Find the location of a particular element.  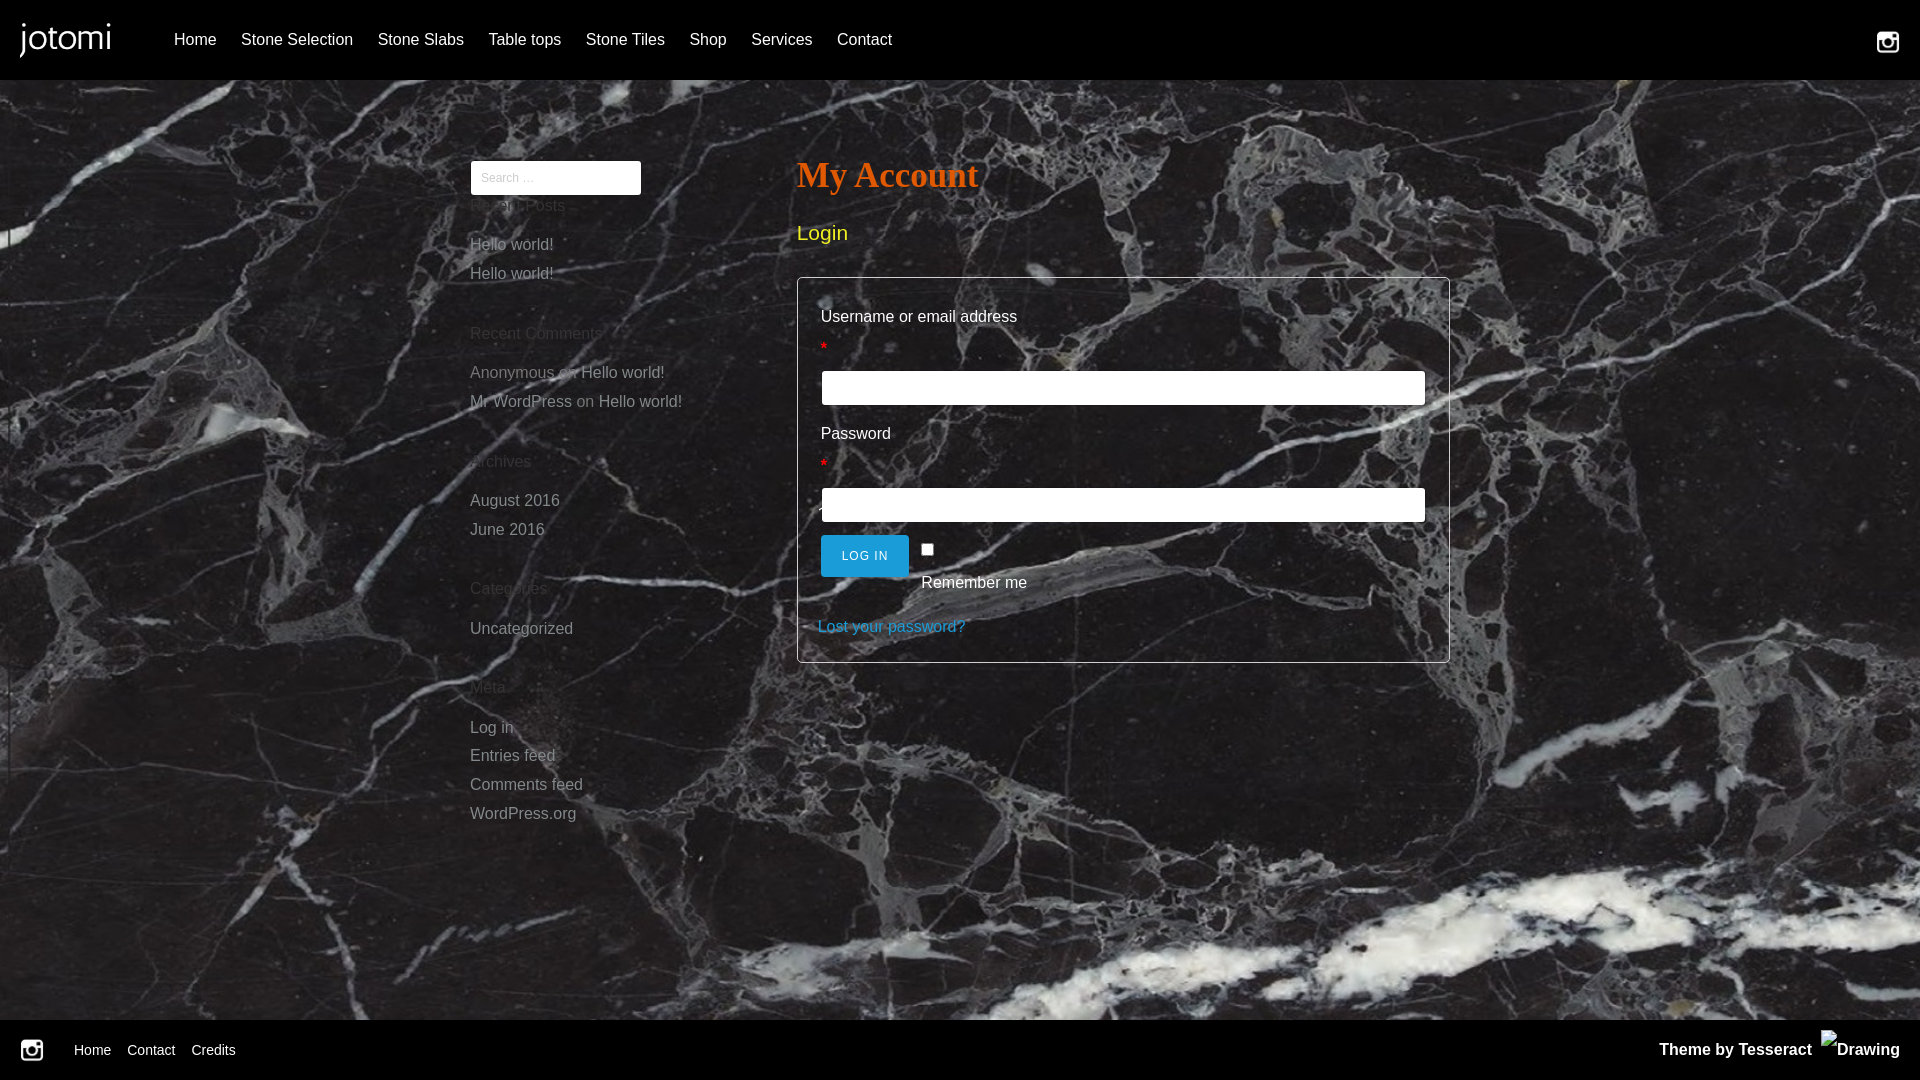

'Uncategorized' is located at coordinates (521, 627).